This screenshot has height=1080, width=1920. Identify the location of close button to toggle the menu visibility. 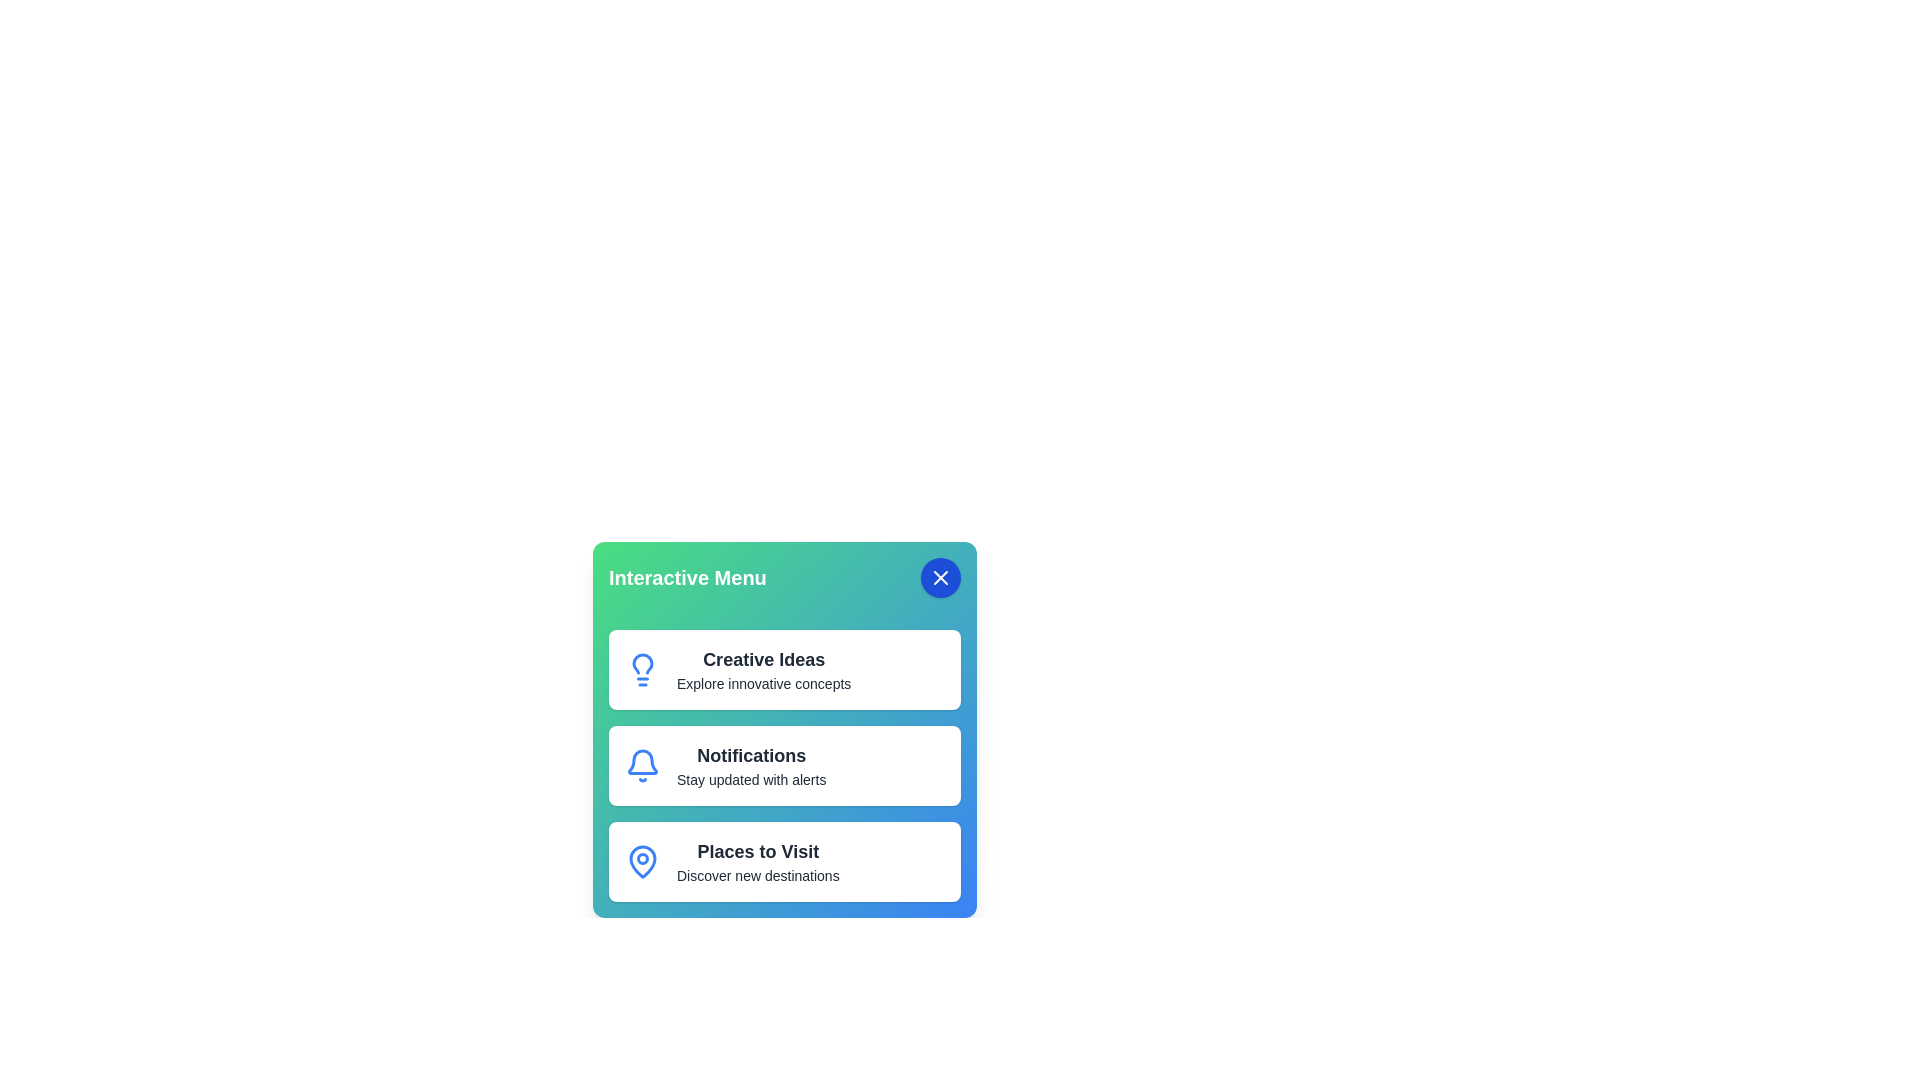
(939, 578).